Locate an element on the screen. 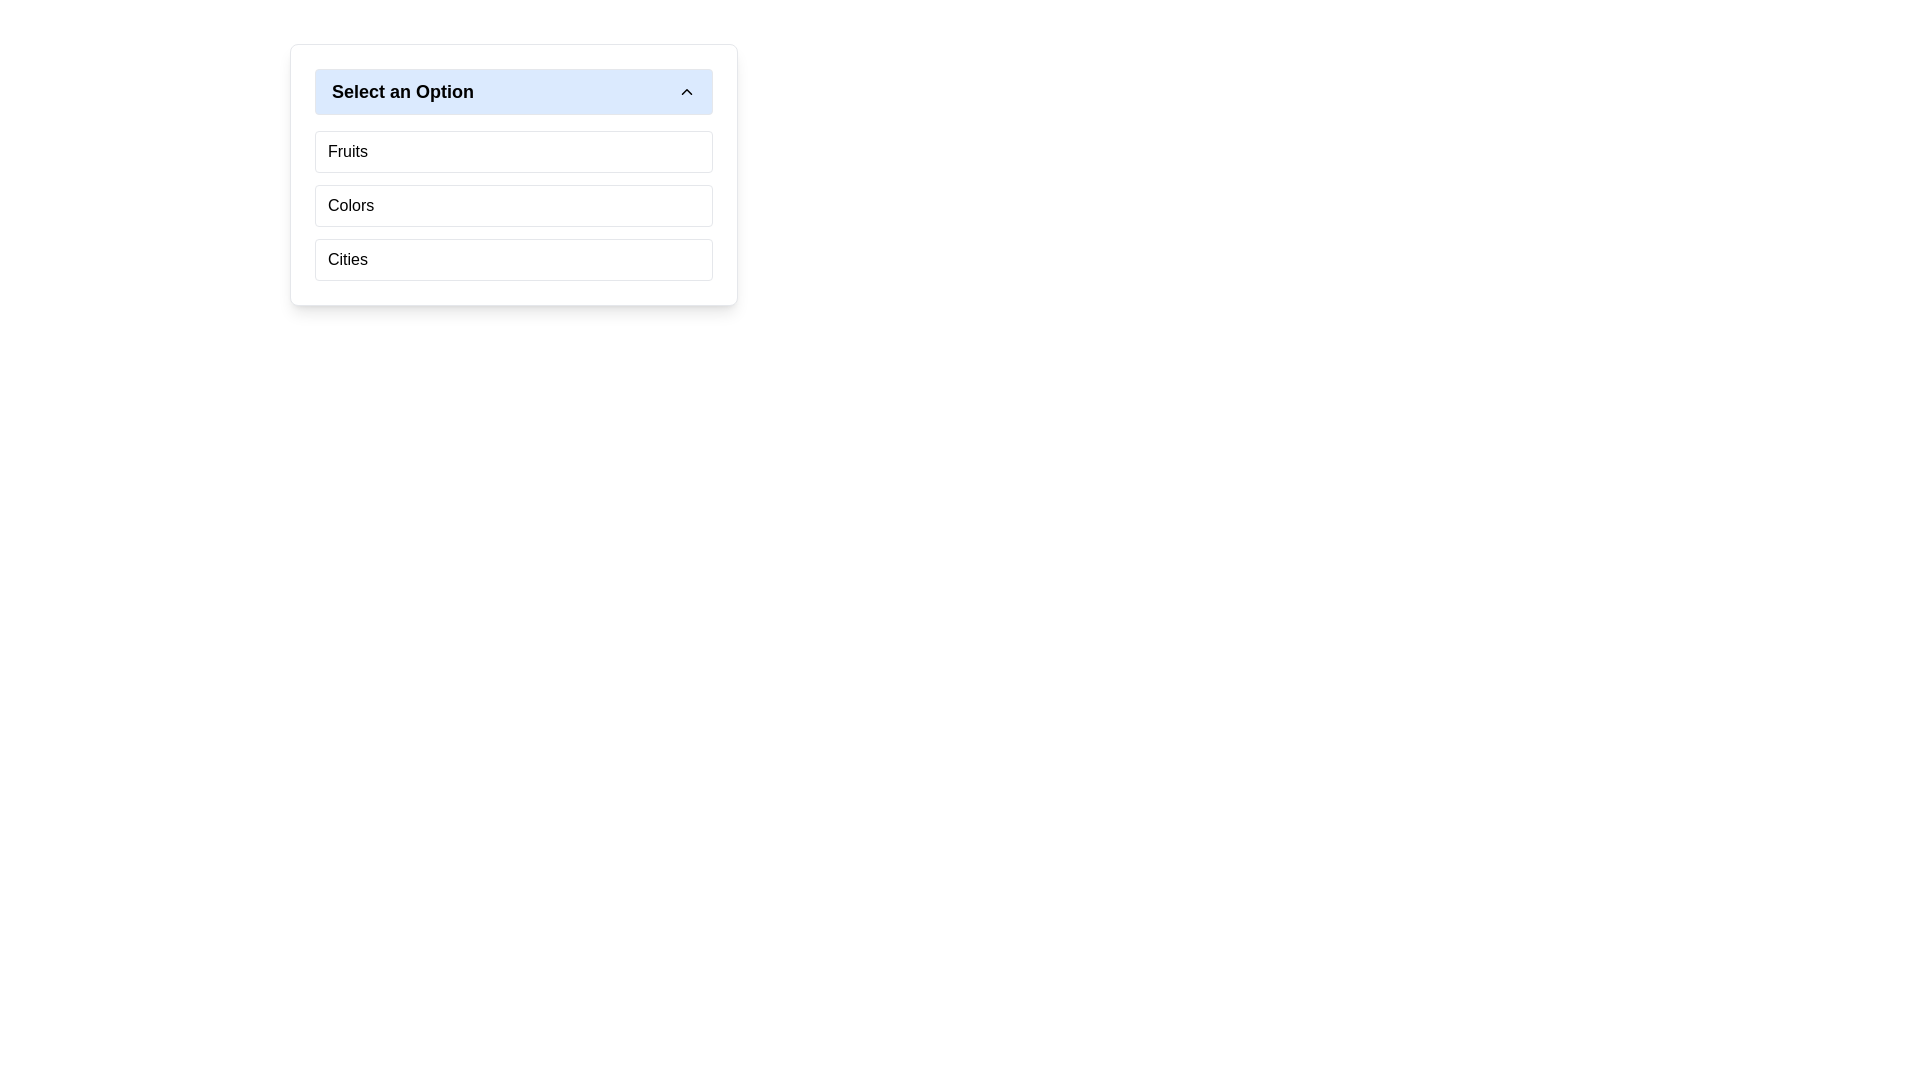 The height and width of the screenshot is (1080, 1920). the third item in the dropdown list labeled 'Cities' is located at coordinates (513, 258).